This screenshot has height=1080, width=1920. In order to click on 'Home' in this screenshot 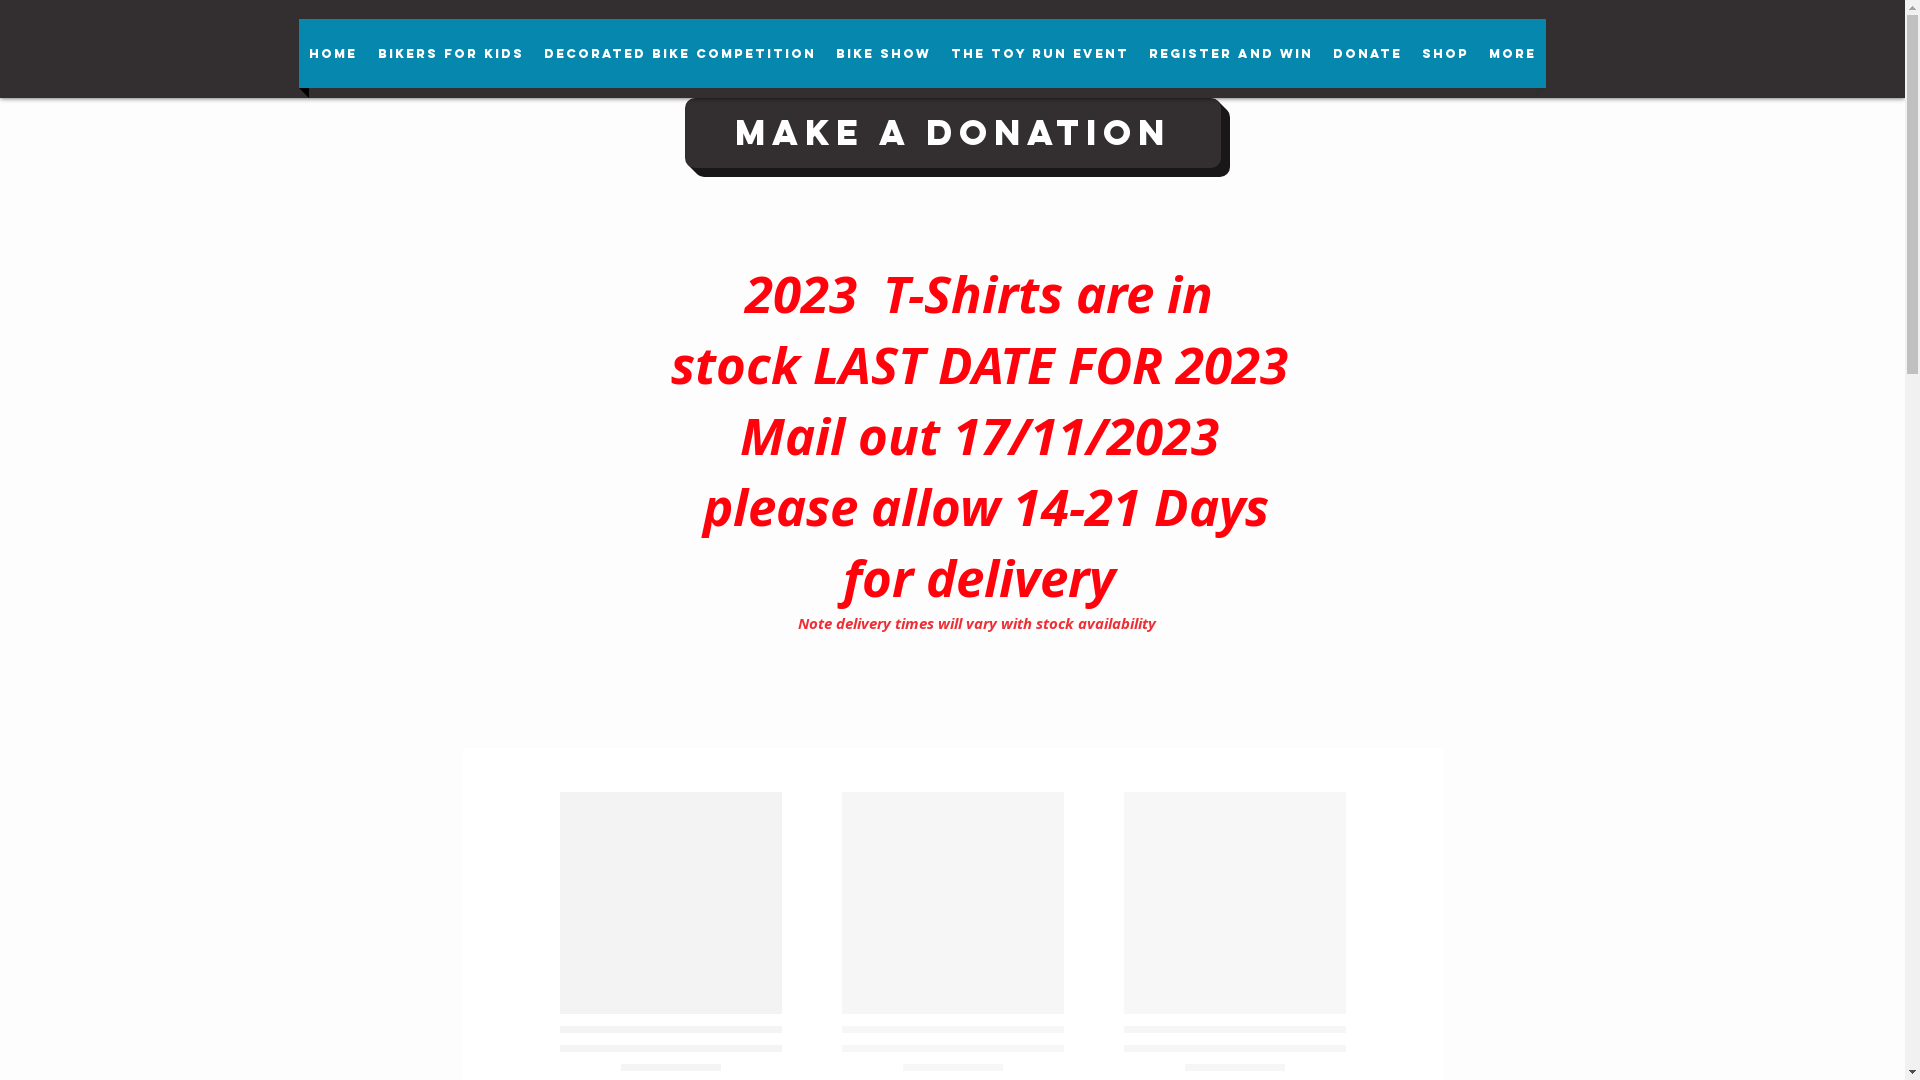, I will do `click(332, 52)`.